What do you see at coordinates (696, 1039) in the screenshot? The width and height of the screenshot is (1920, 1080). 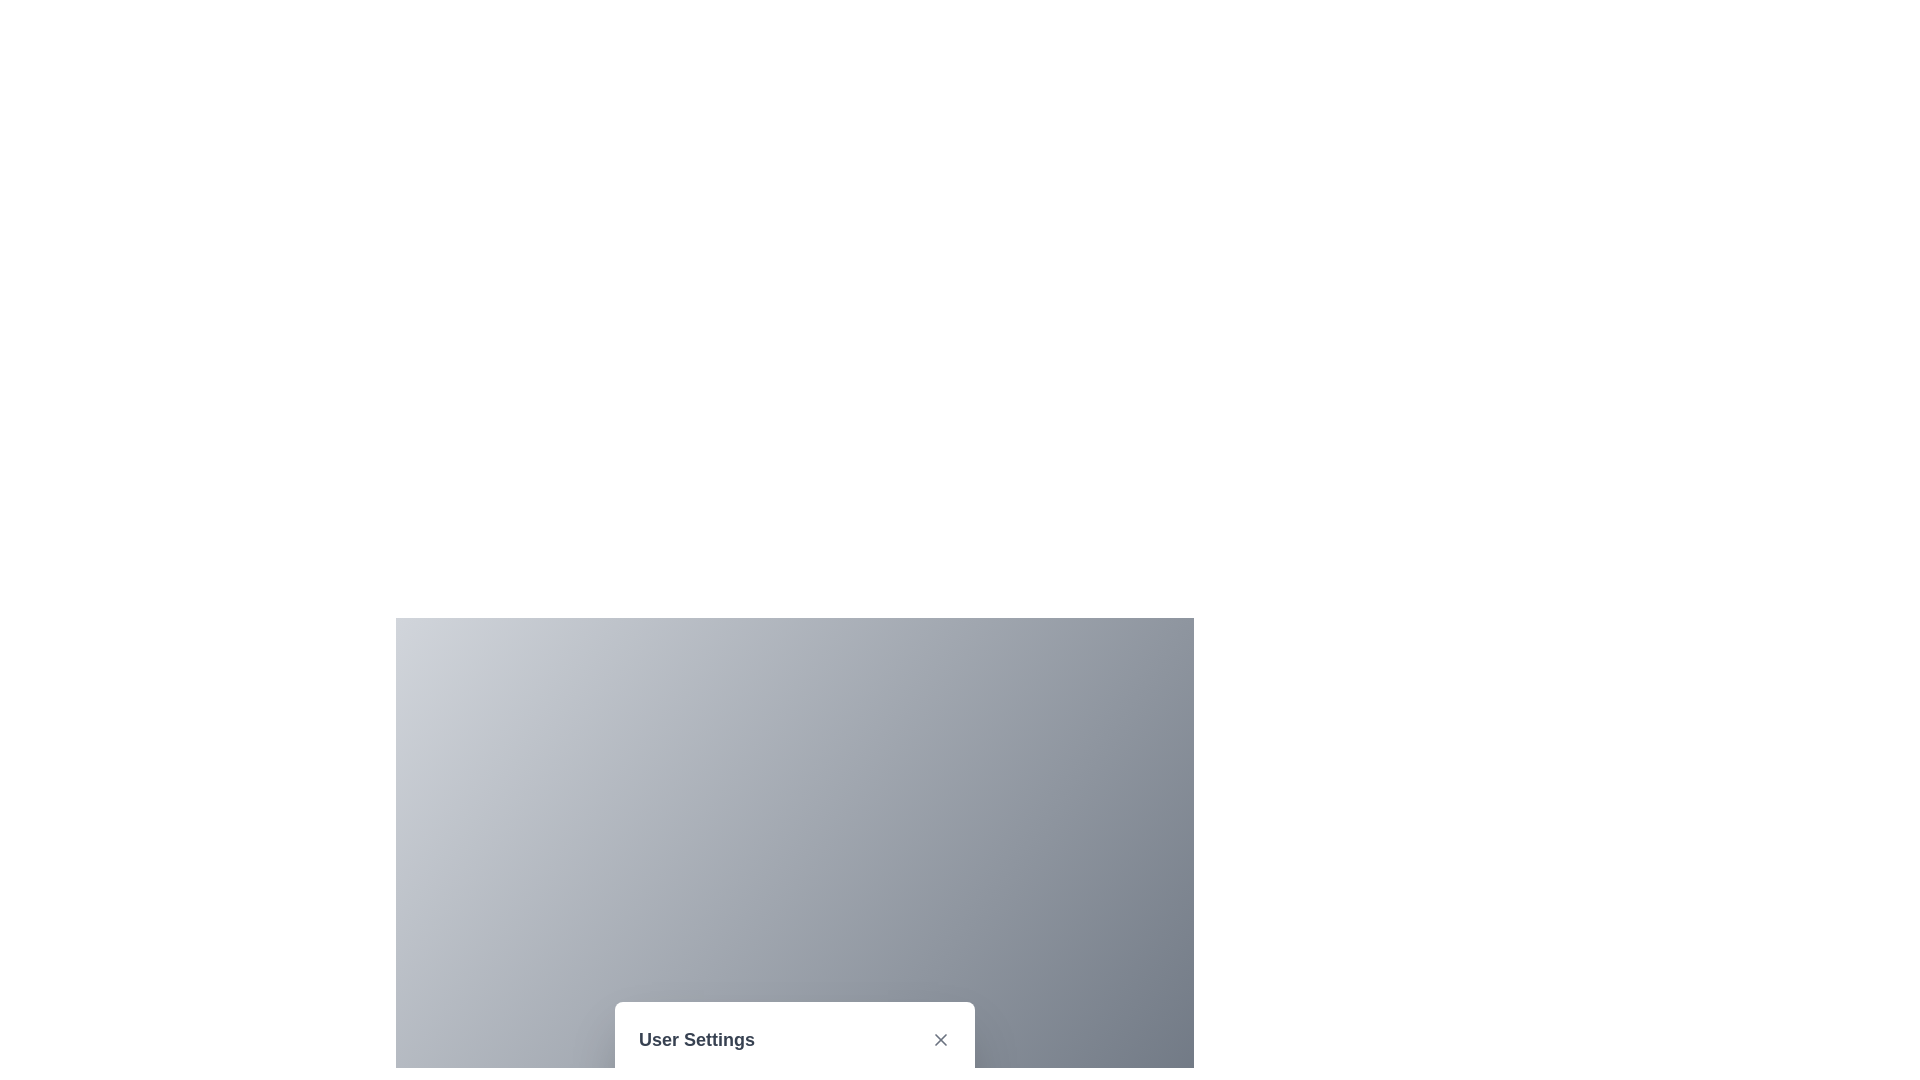 I see `the 'User Settings' text label, which is a bold and larger font title located at the bottom of a modal, serving as a section heading` at bounding box center [696, 1039].